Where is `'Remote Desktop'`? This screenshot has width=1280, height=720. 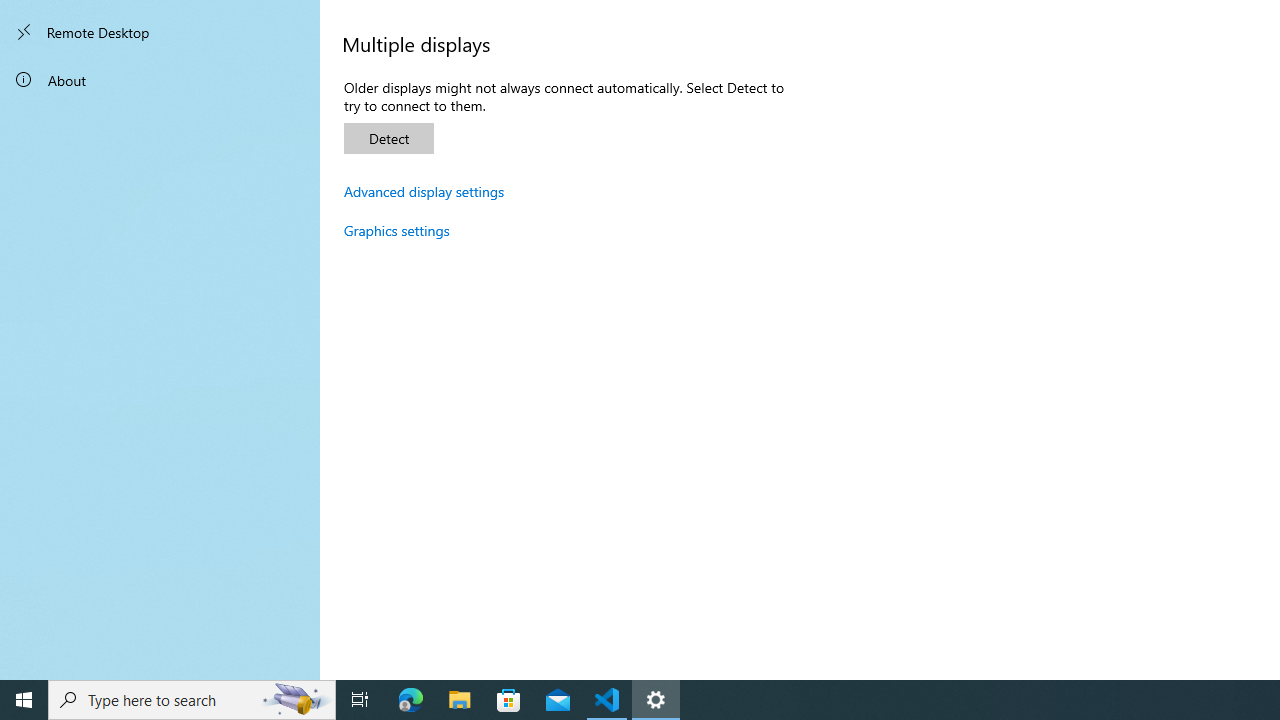
'Remote Desktop' is located at coordinates (160, 32).